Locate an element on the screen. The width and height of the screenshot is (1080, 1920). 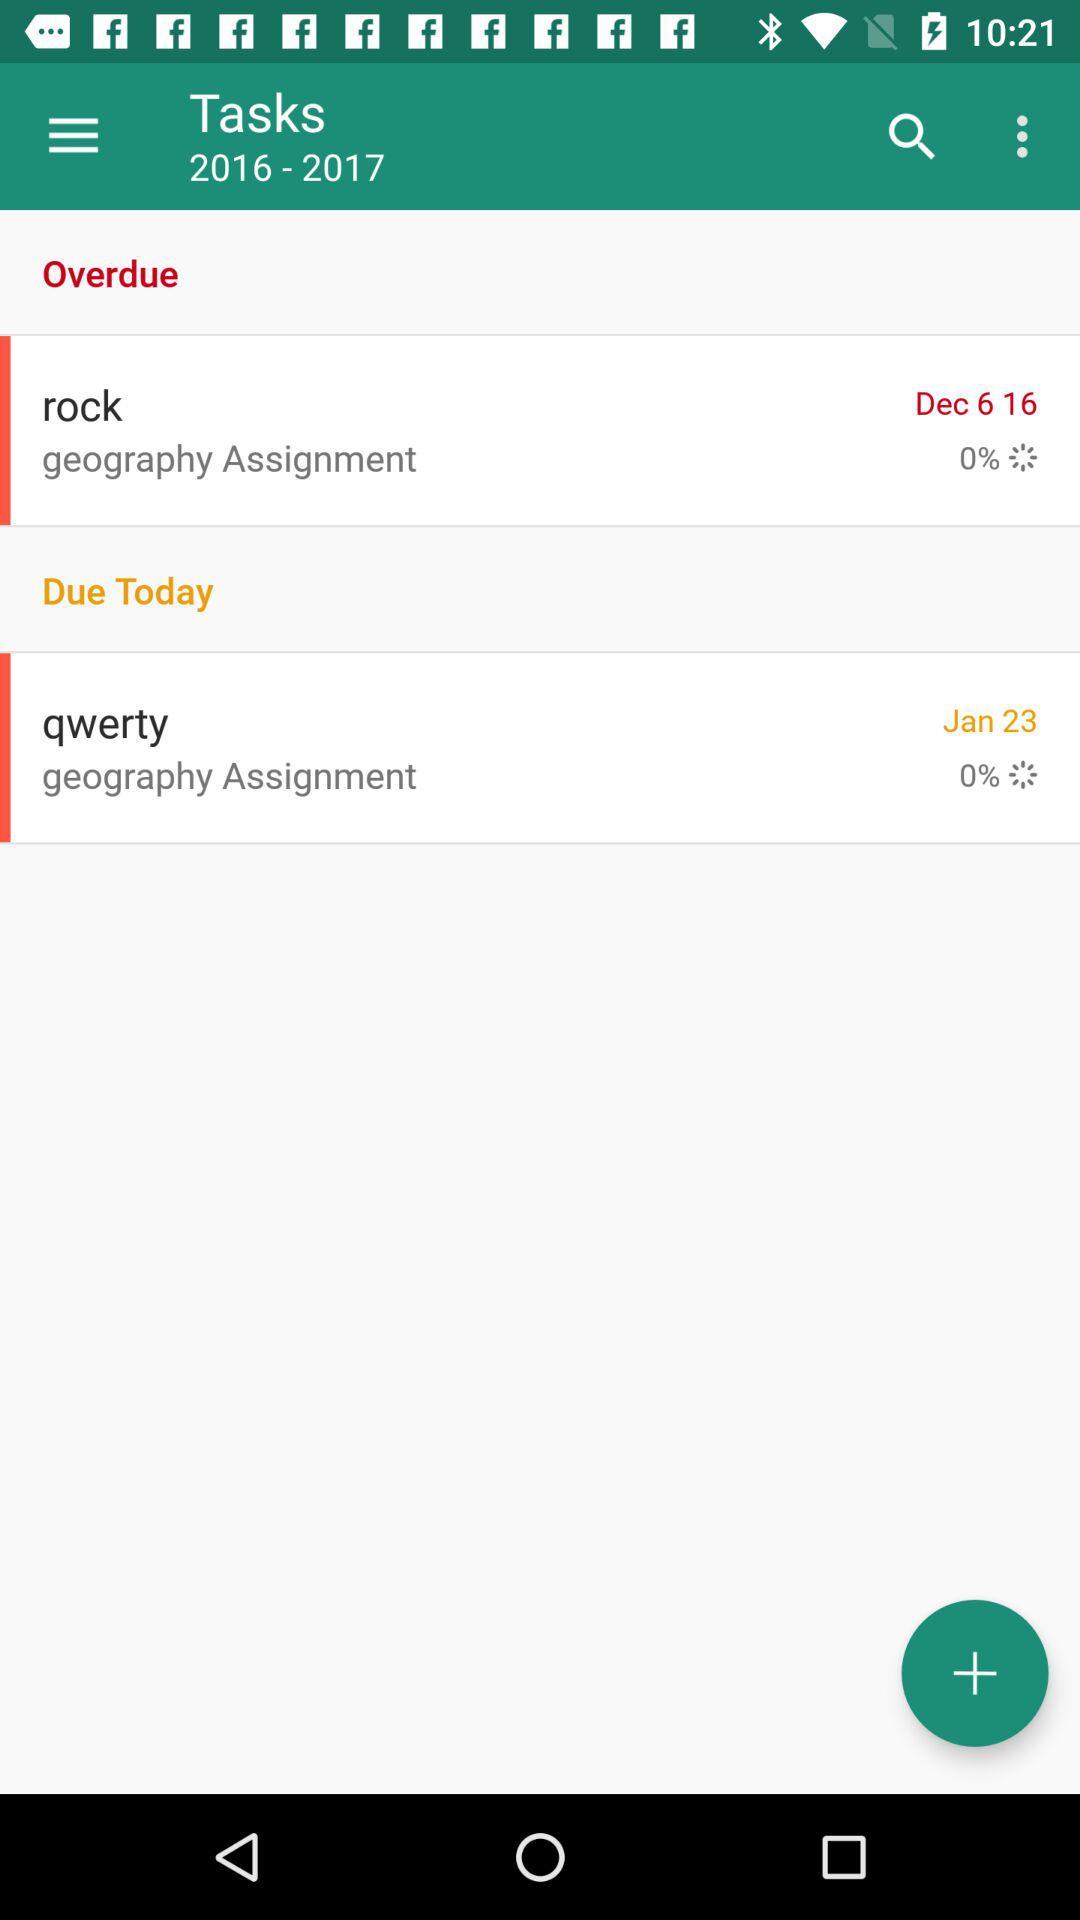
the add icon is located at coordinates (974, 1673).